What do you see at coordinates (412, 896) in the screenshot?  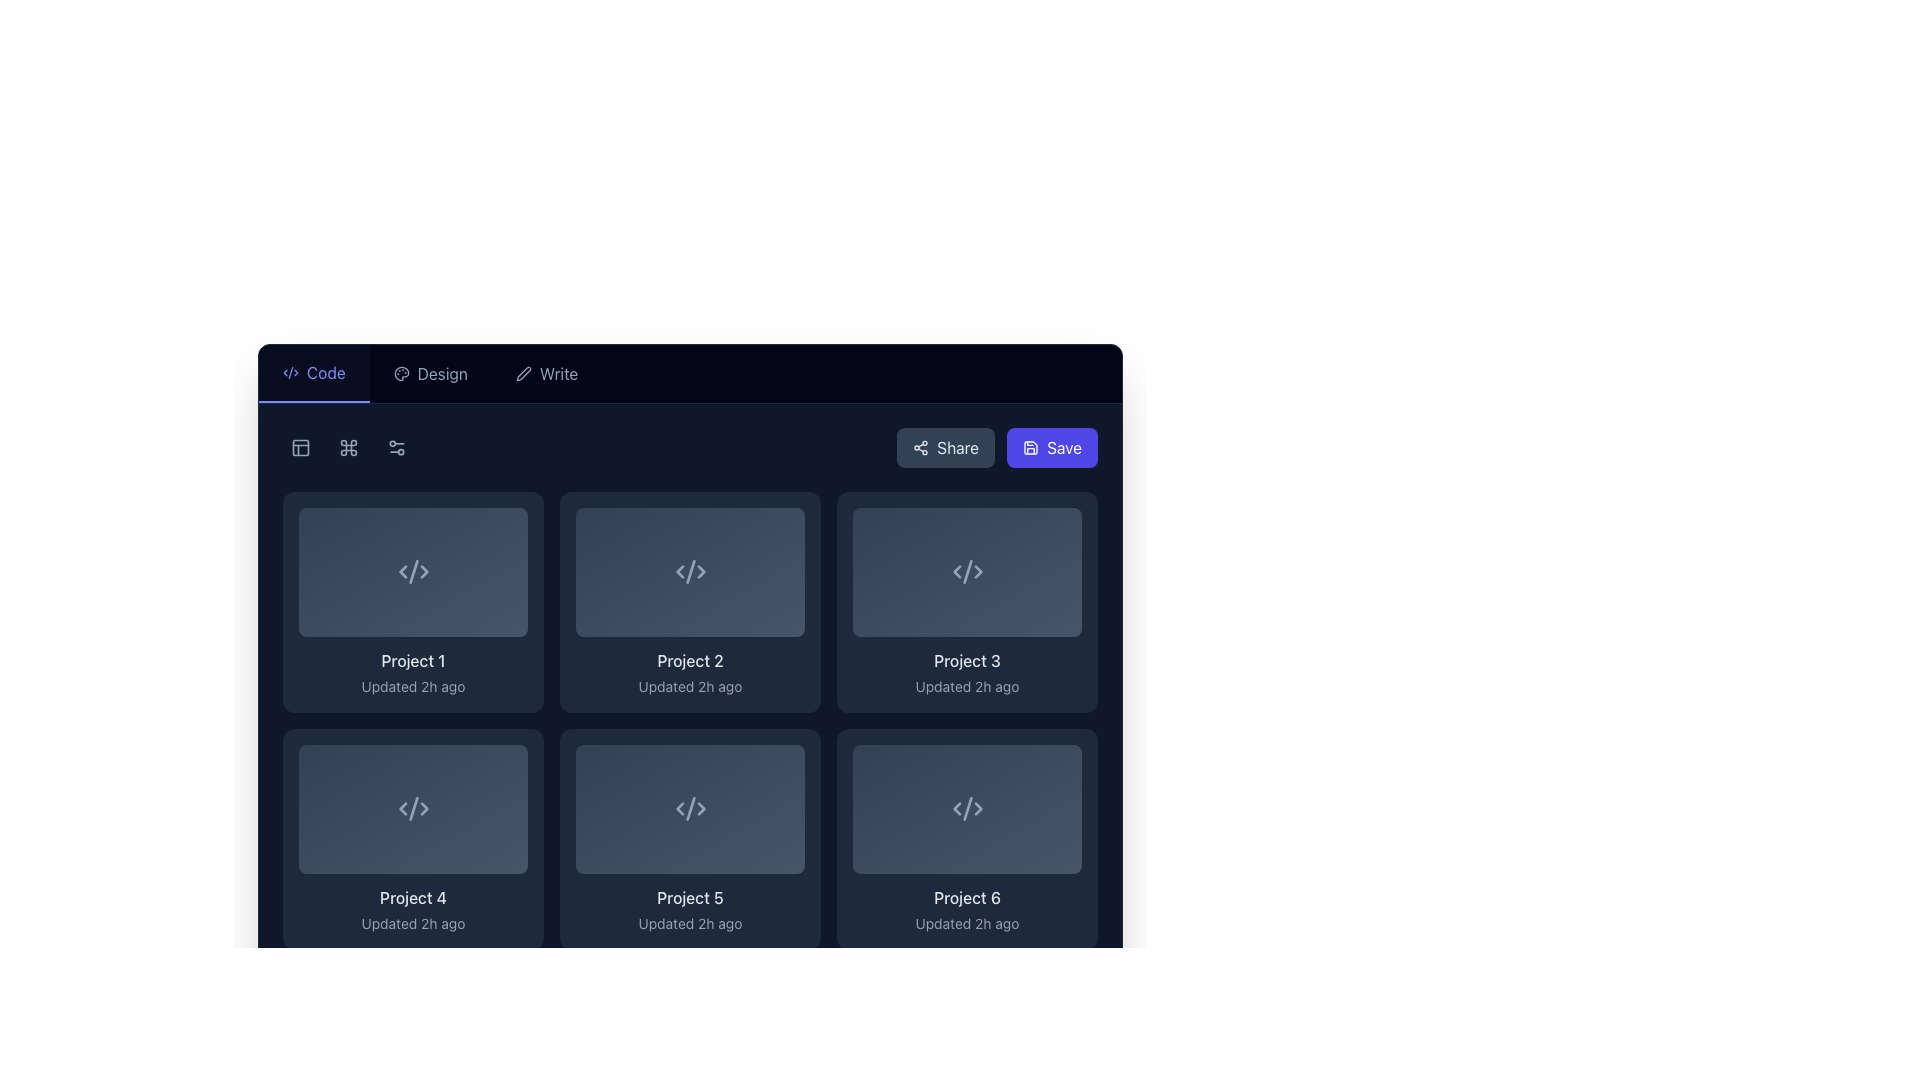 I see `the text label displaying 'Project 4', which is styled with a medium weight font and light slate color, located in the bottom-middle section of the project card` at bounding box center [412, 896].